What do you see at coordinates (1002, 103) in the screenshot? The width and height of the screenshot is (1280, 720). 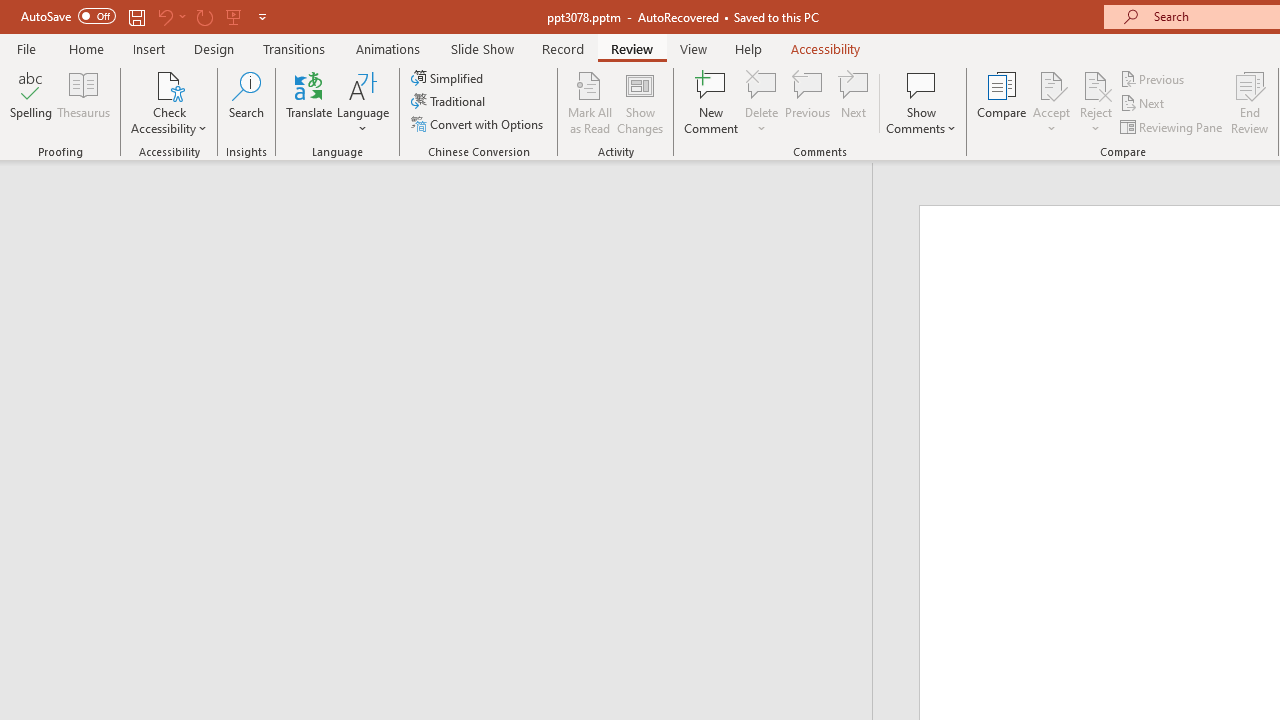 I see `'Compare'` at bounding box center [1002, 103].